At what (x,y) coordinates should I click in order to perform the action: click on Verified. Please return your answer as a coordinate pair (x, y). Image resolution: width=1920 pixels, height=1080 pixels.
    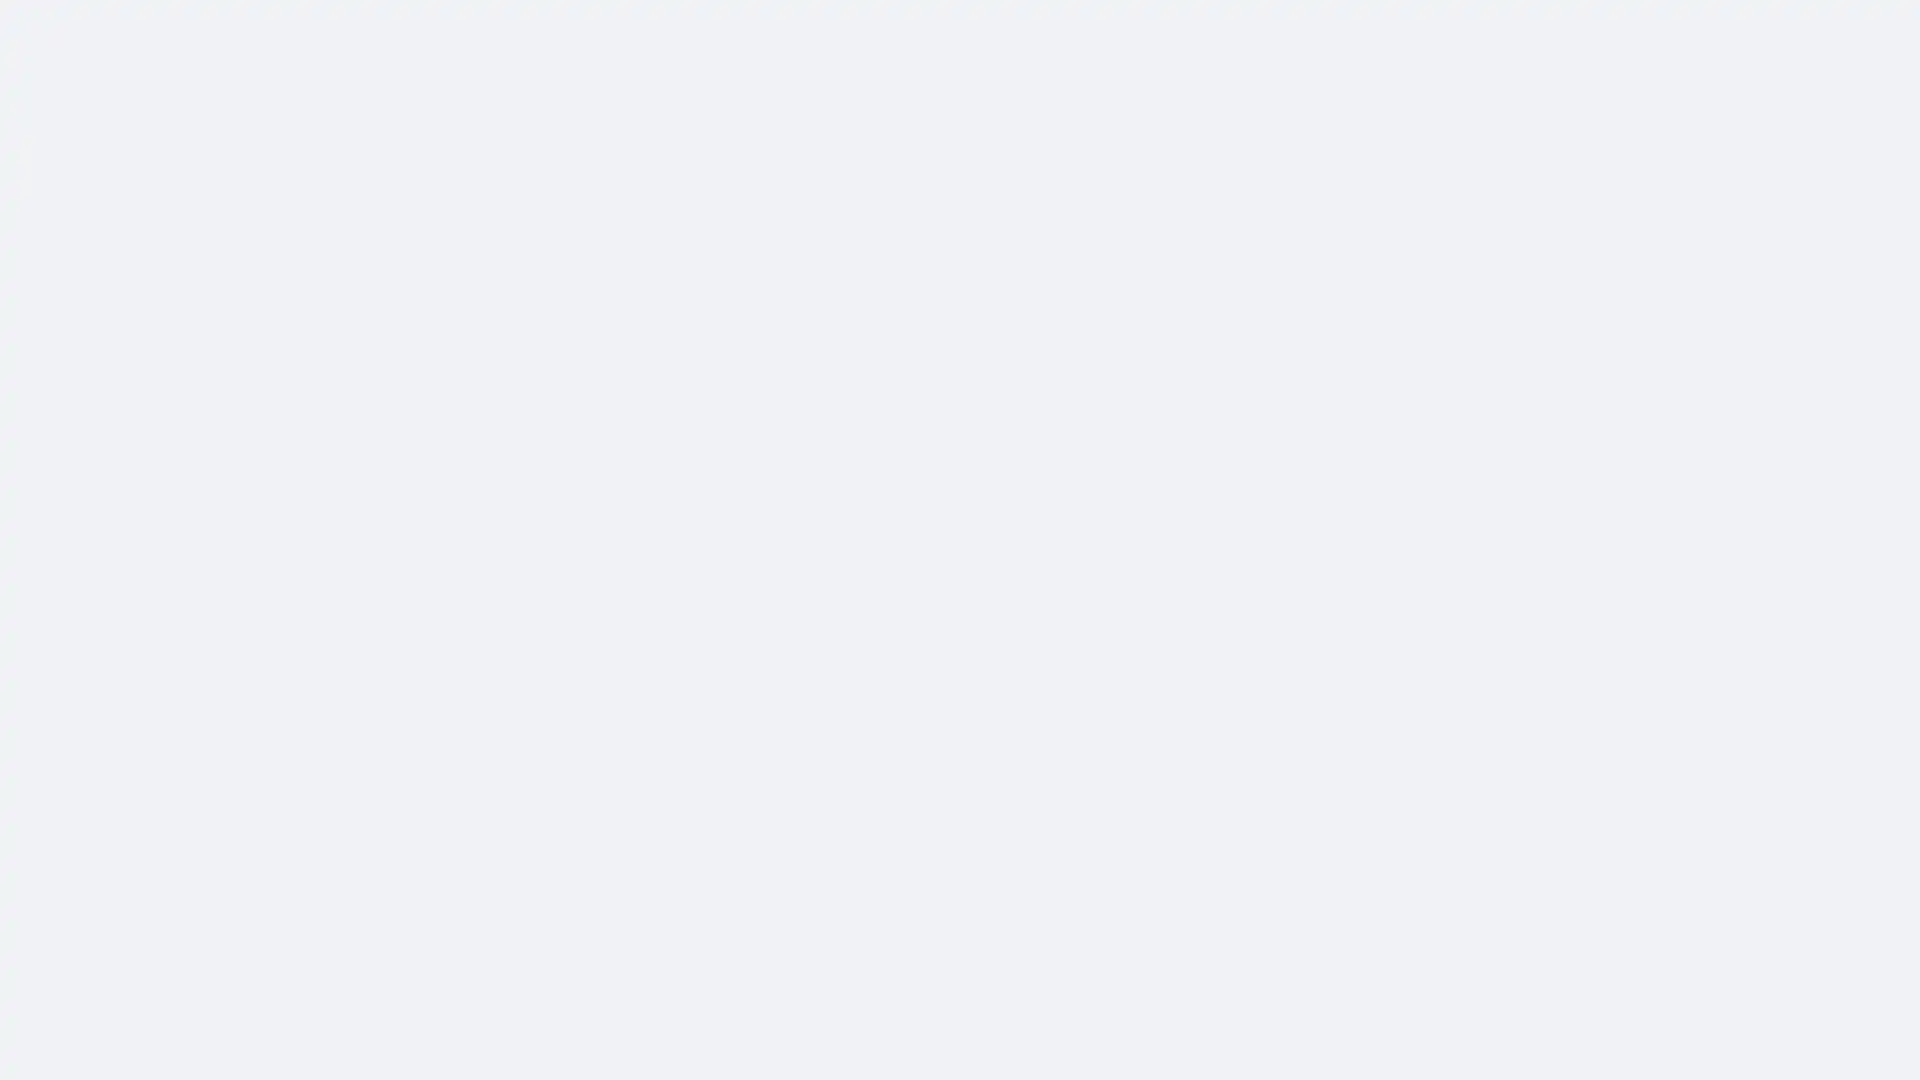
    Looking at the image, I should click on (1030, 326).